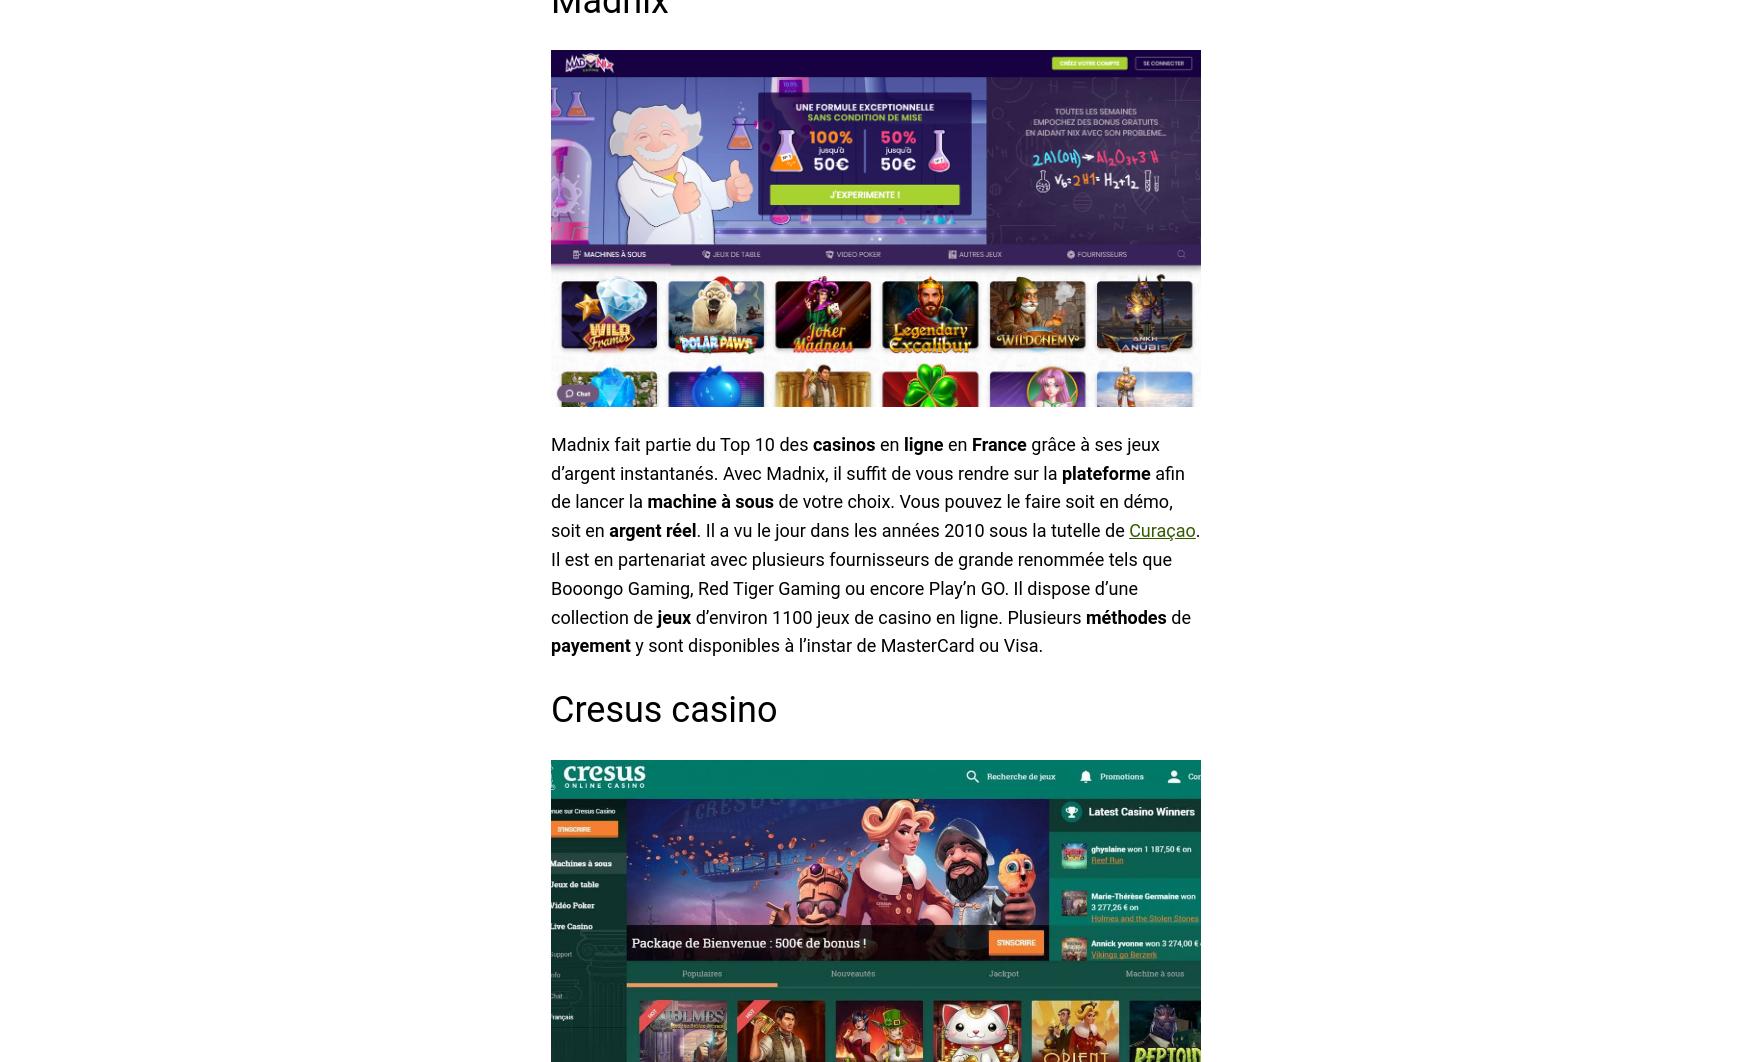  Describe the element at coordinates (1178, 616) in the screenshot. I see `'de'` at that location.